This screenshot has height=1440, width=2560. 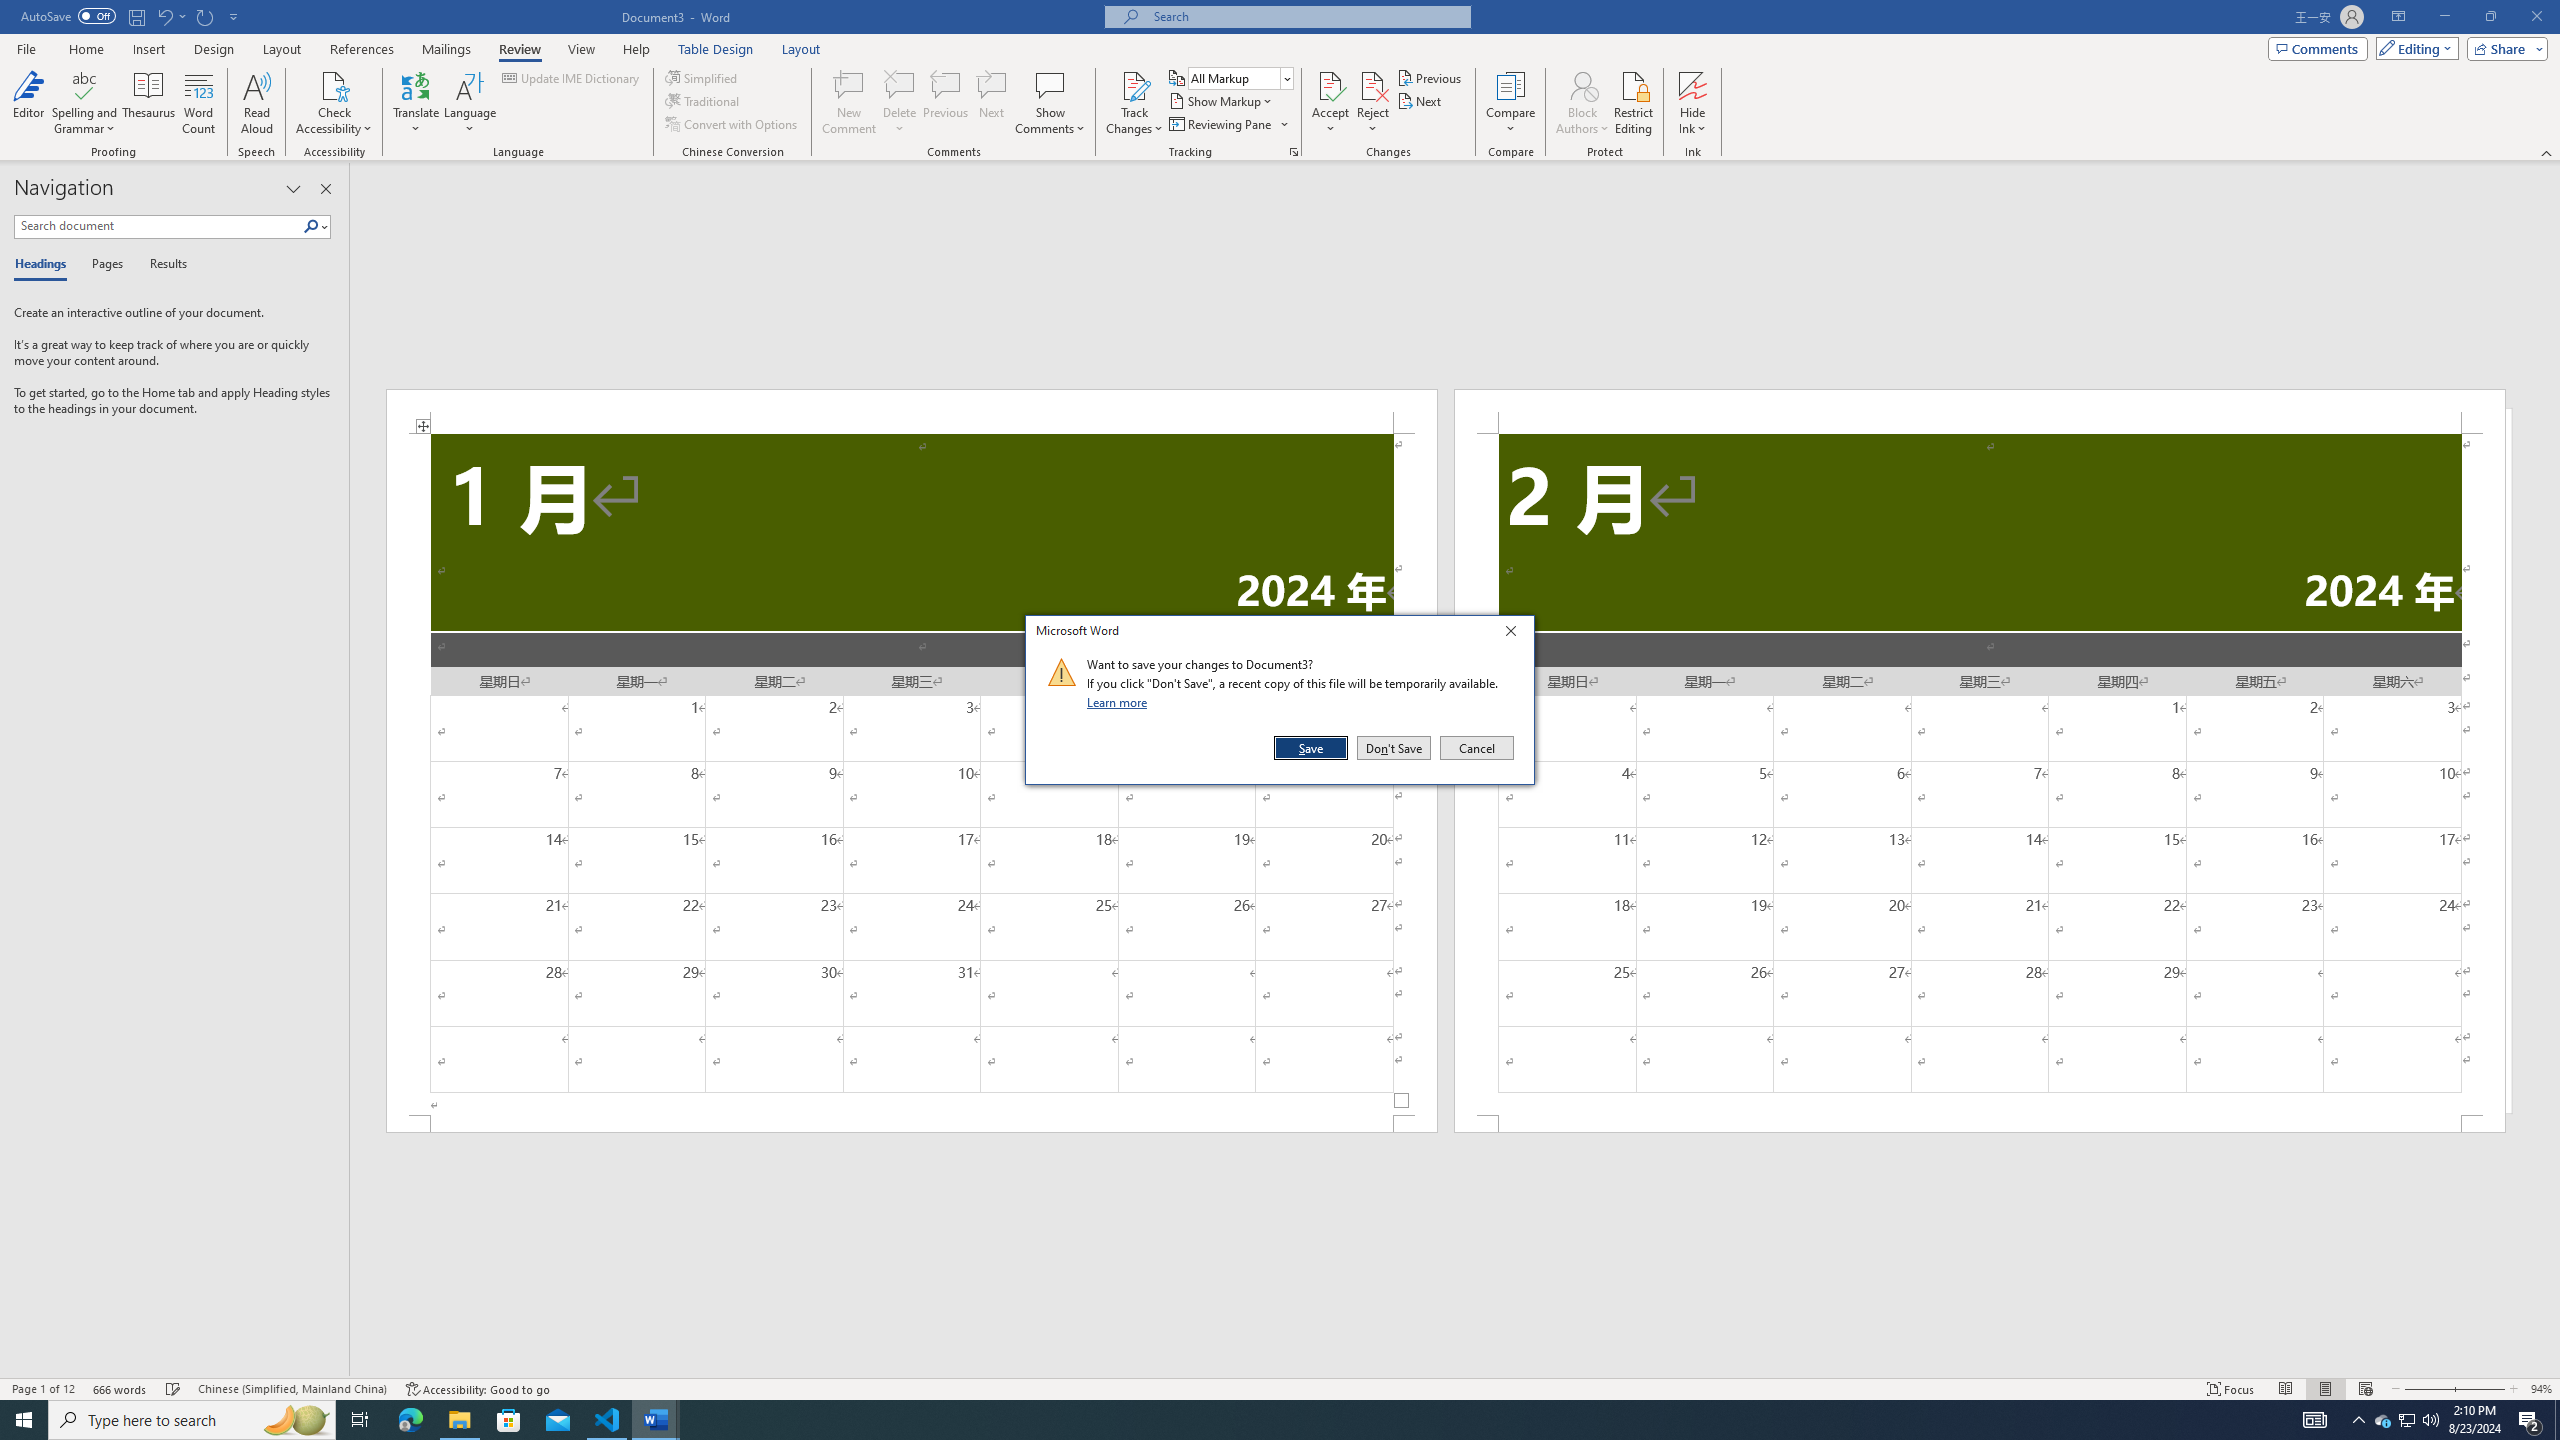 I want to click on 'Word - 2 running windows', so click(x=656, y=1418).